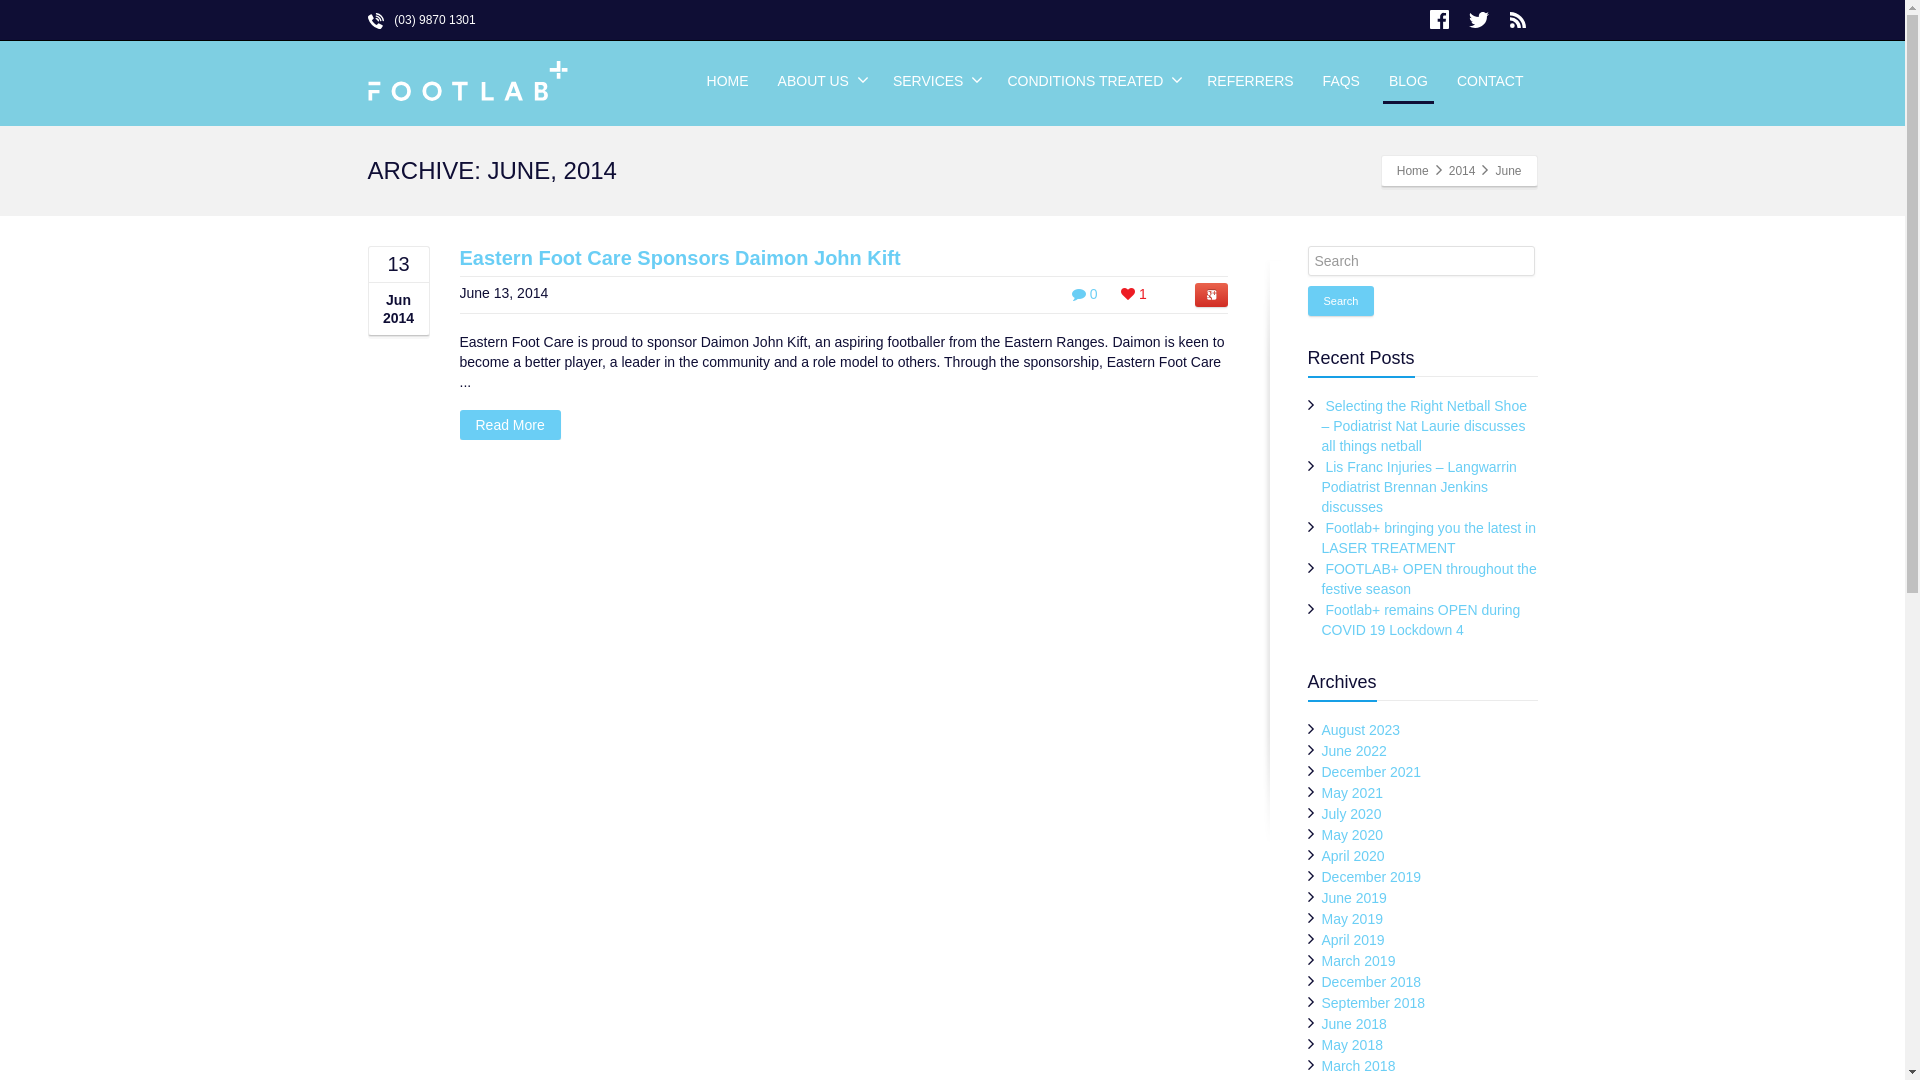 Image resolution: width=1920 pixels, height=1080 pixels. What do you see at coordinates (1517, 19) in the screenshot?
I see `'Rss'` at bounding box center [1517, 19].